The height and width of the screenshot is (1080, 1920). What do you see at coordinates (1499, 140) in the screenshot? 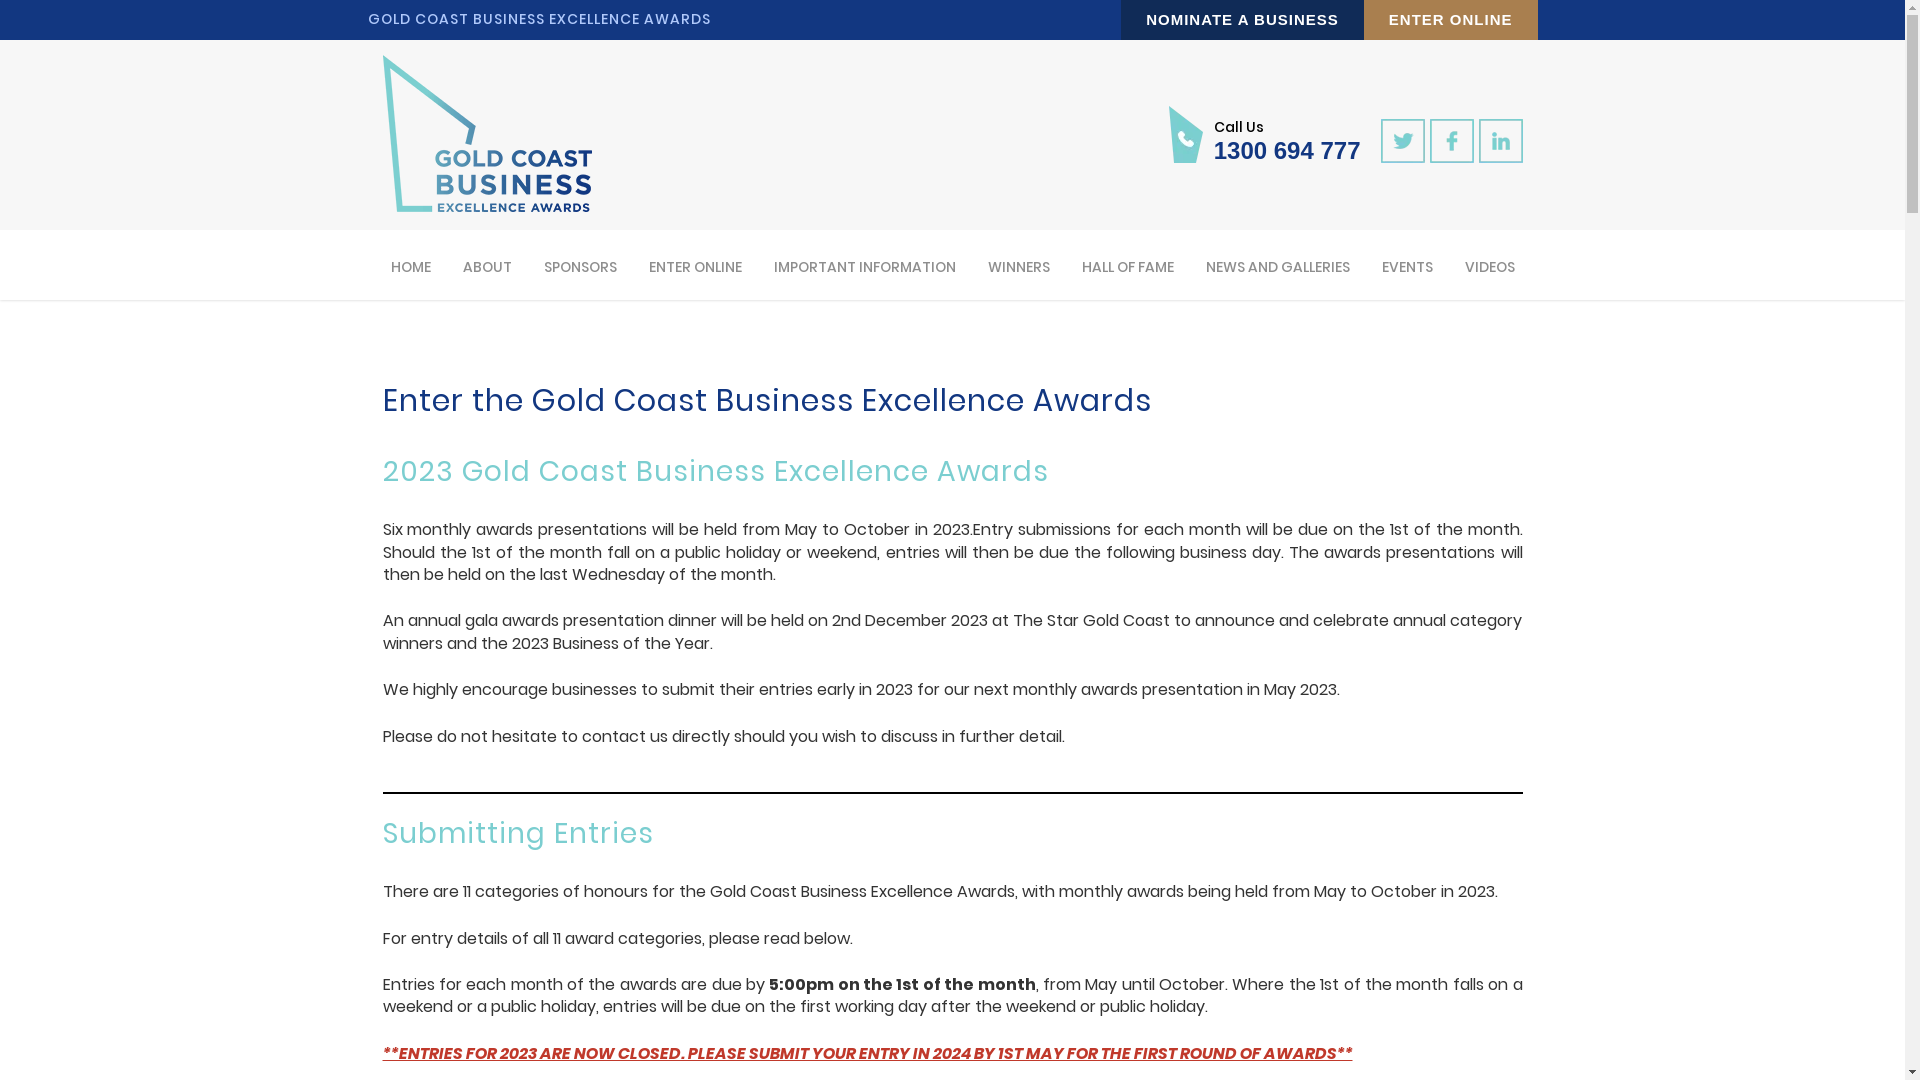
I see `'linkedin'` at bounding box center [1499, 140].